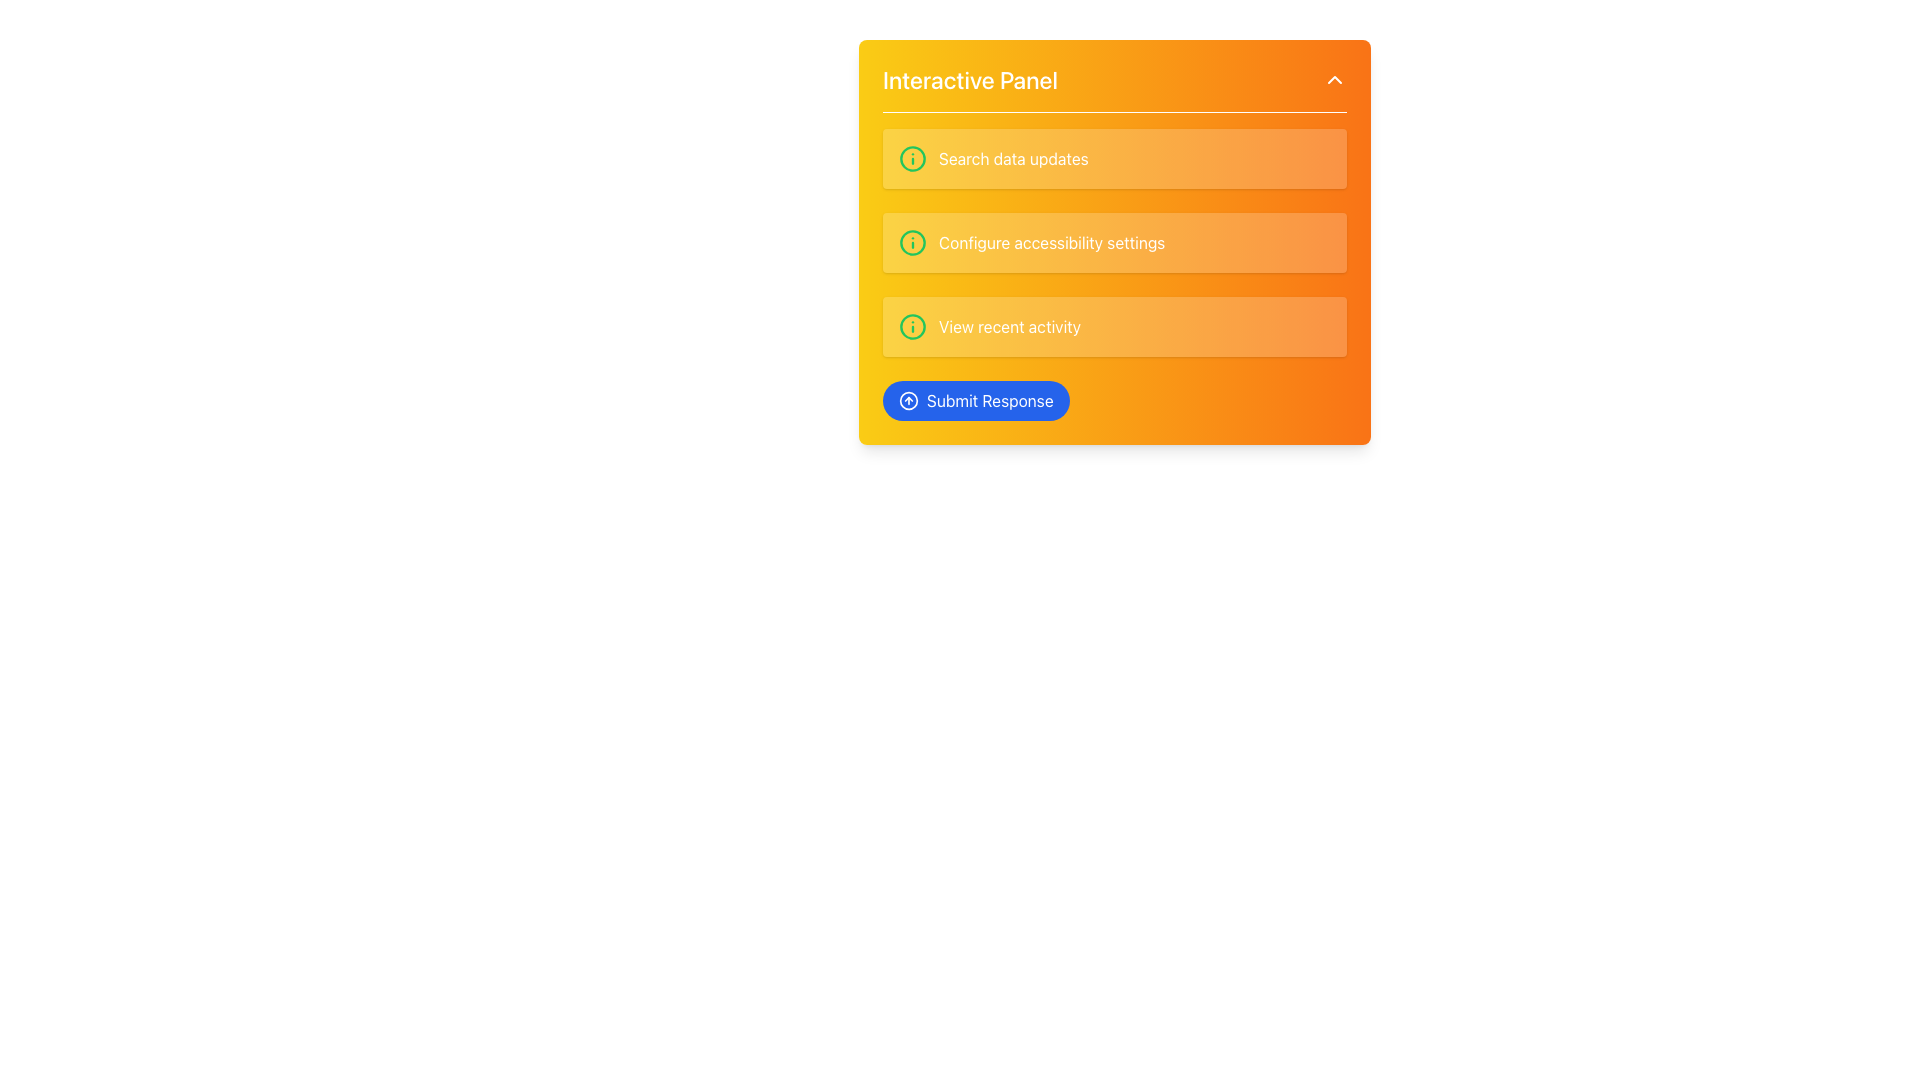 The height and width of the screenshot is (1080, 1920). What do you see at coordinates (990, 401) in the screenshot?
I see `text from the 'Submit Response' label, which is part of a button located at the bottom of a vertical list in the 'Interactive Panel' orange card` at bounding box center [990, 401].